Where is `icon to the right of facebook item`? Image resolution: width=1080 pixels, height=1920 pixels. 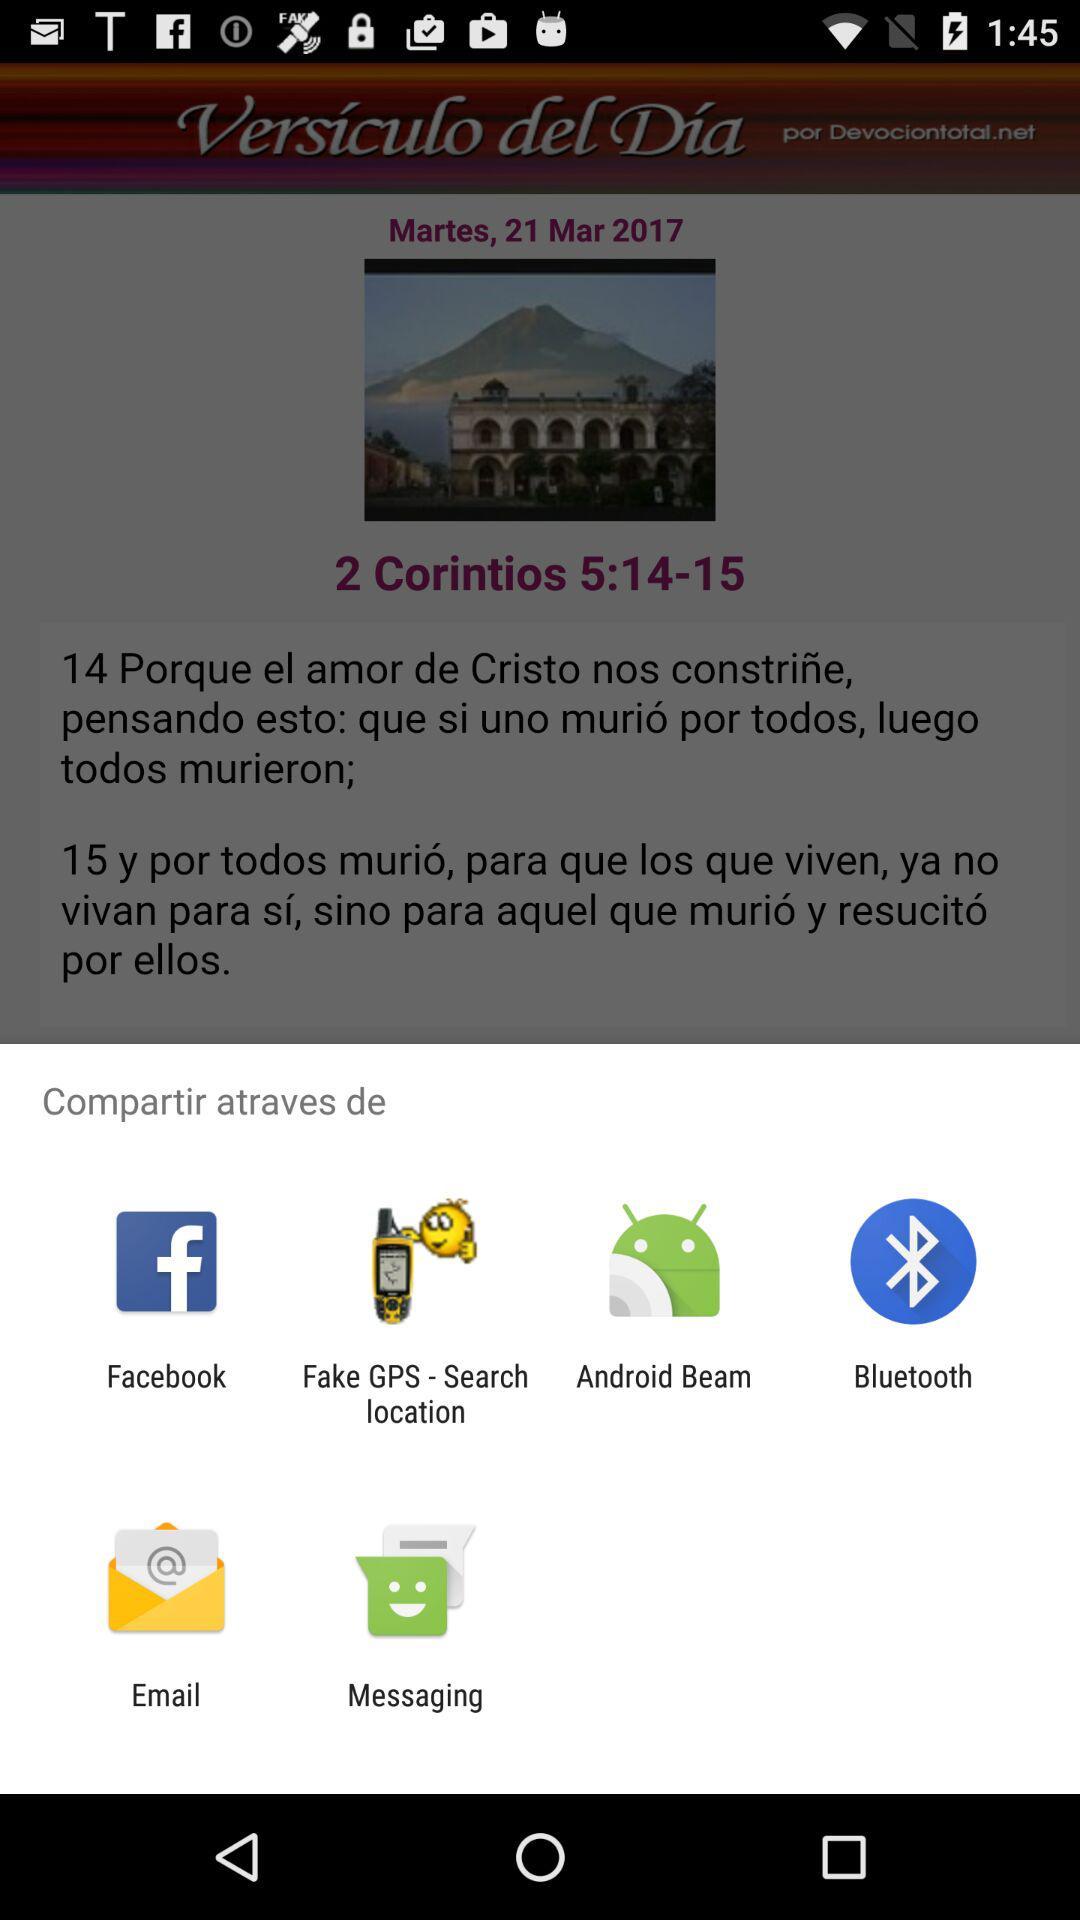
icon to the right of facebook item is located at coordinates (414, 1392).